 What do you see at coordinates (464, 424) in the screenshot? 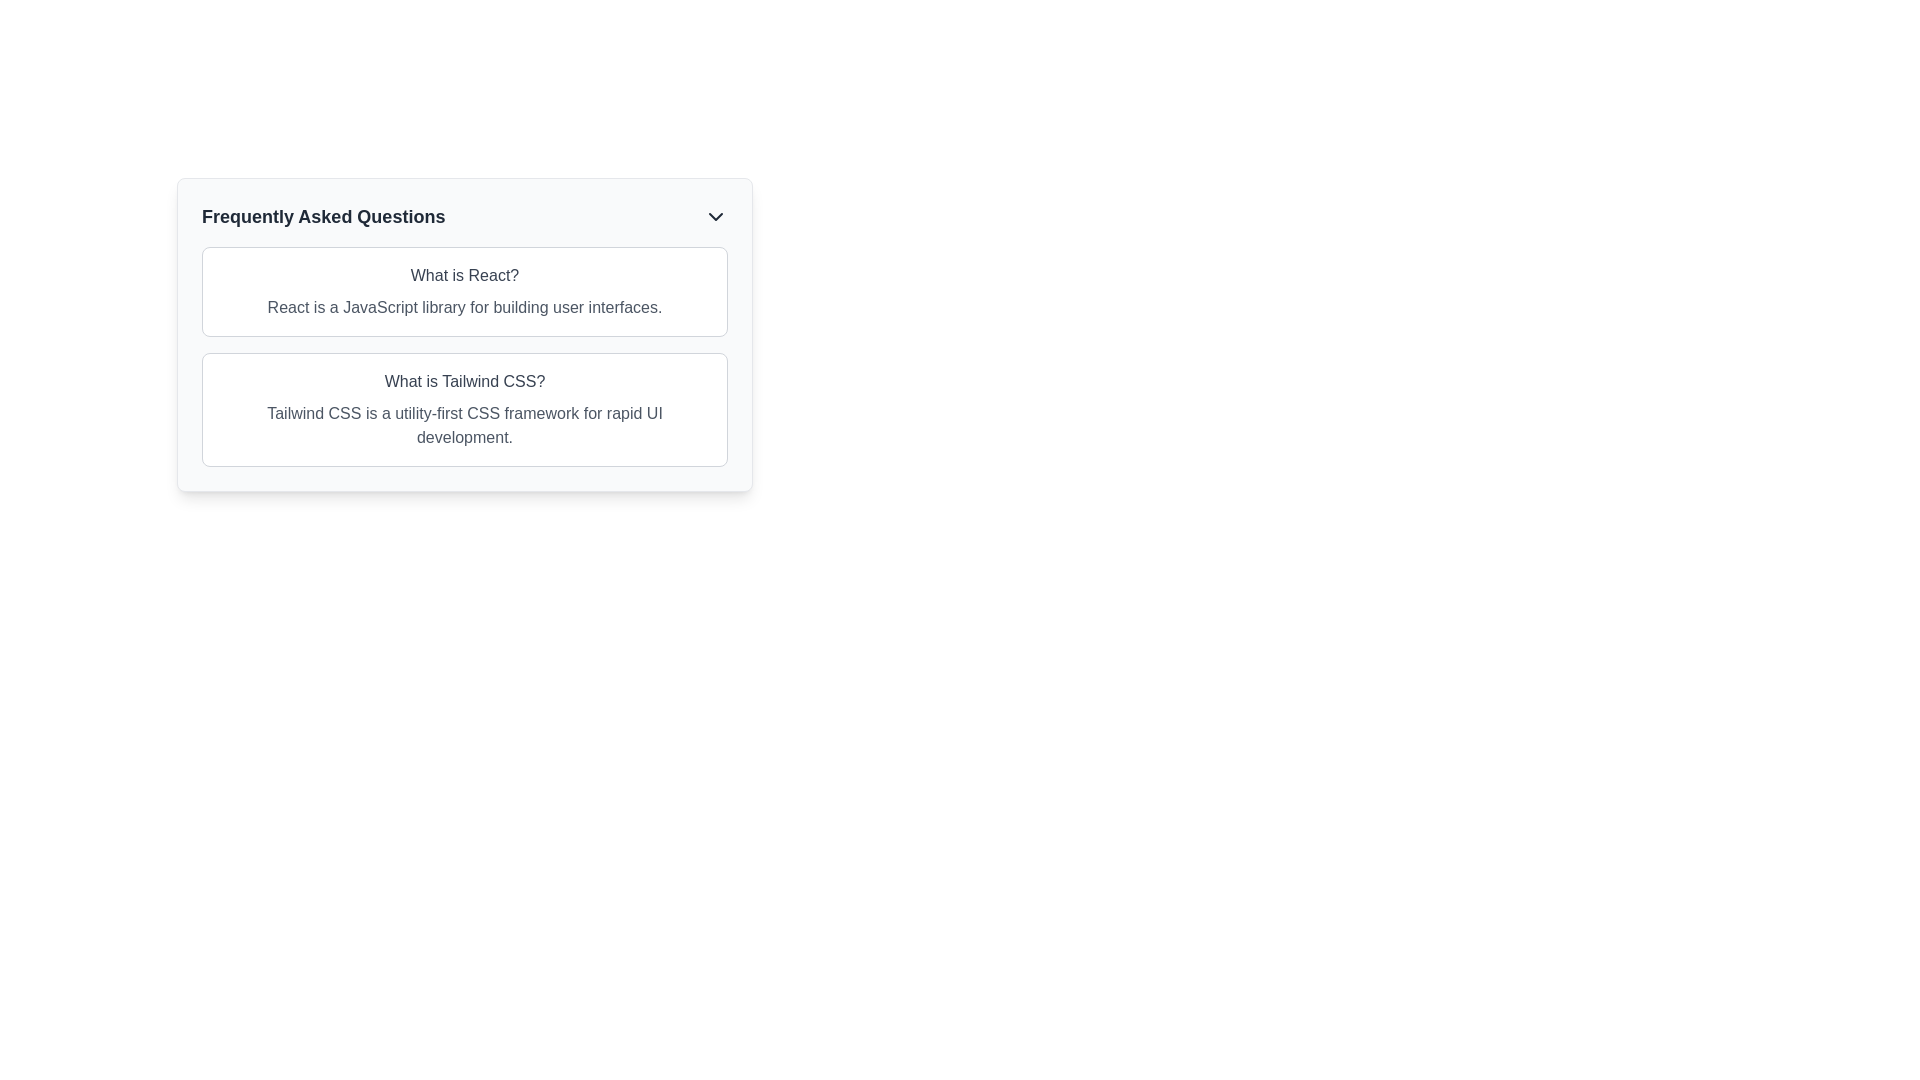
I see `the descriptive text element that provides an explanation of Tailwind CSS, positioned below the title 'What is Tailwind CSS?' in the FAQ interface` at bounding box center [464, 424].